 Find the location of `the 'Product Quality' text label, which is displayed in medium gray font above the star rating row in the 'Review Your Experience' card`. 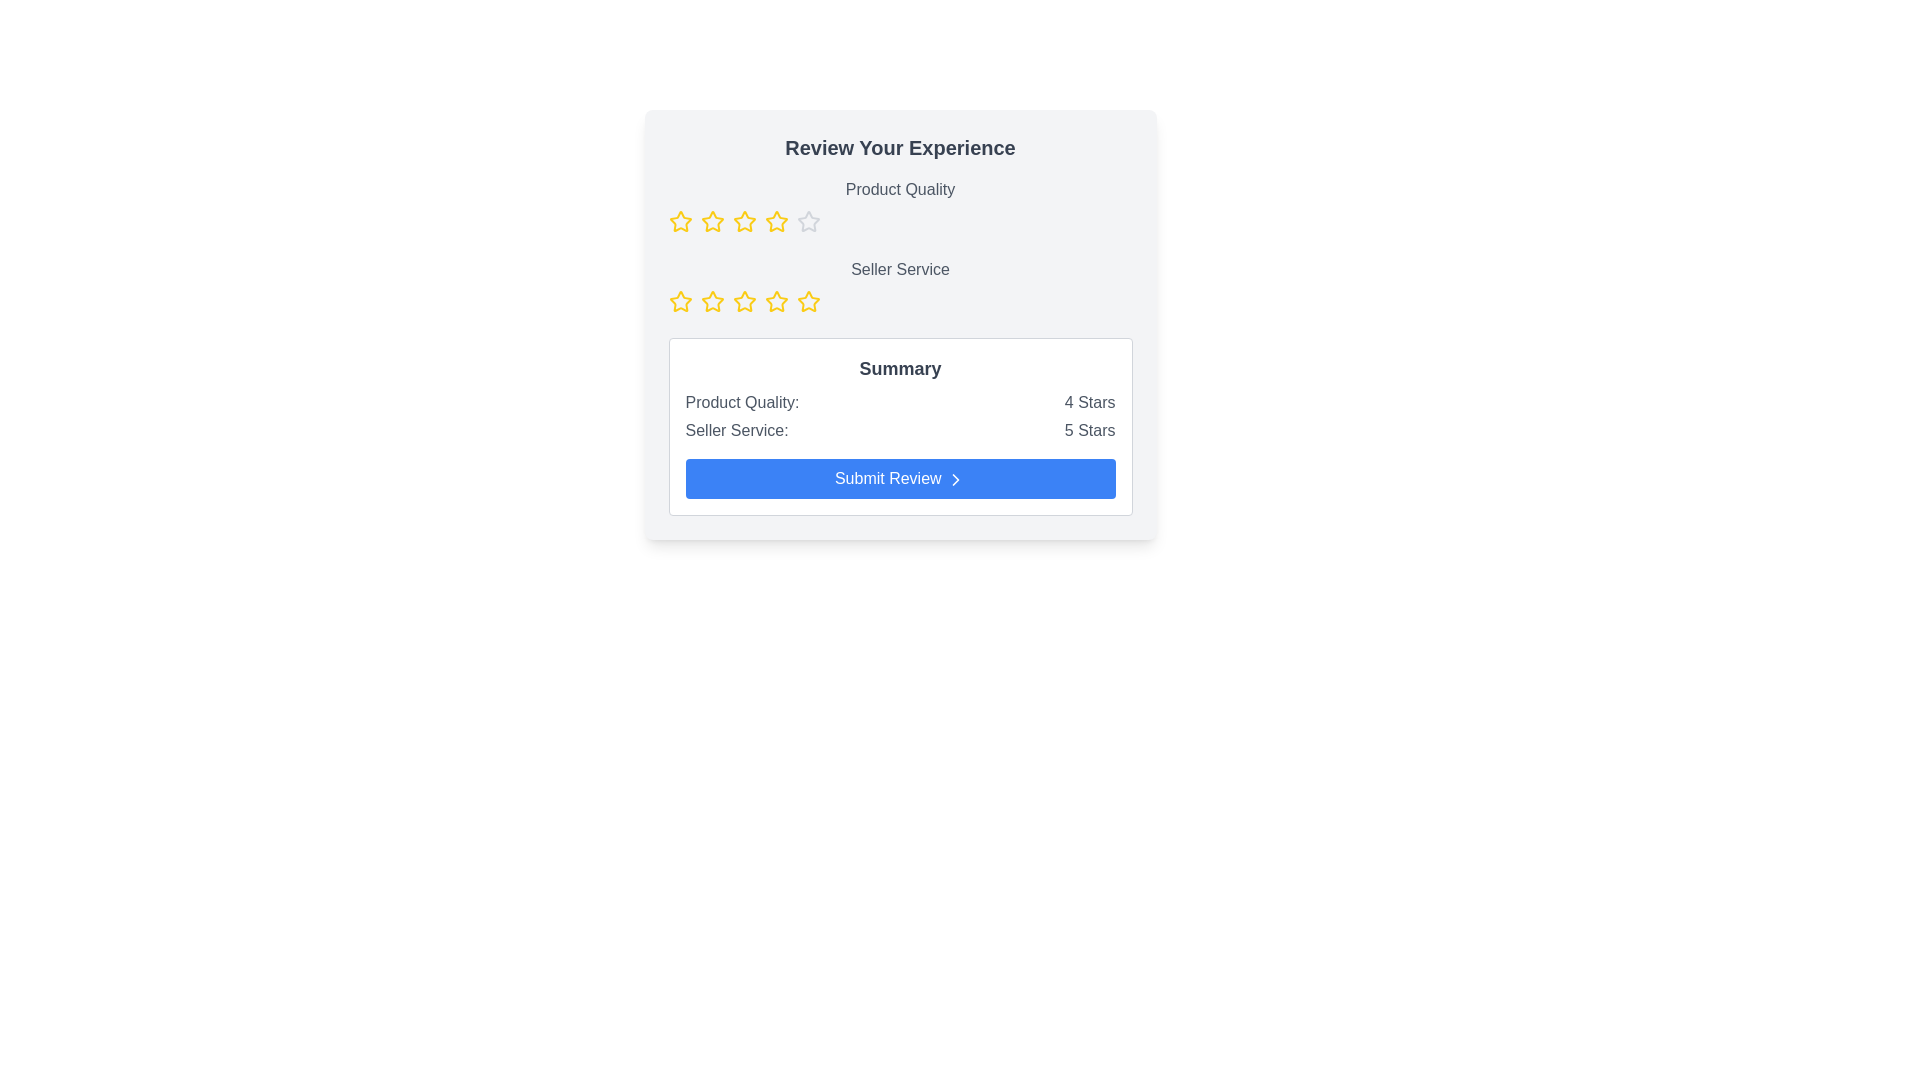

the 'Product Quality' text label, which is displayed in medium gray font above the star rating row in the 'Review Your Experience' card is located at coordinates (899, 205).